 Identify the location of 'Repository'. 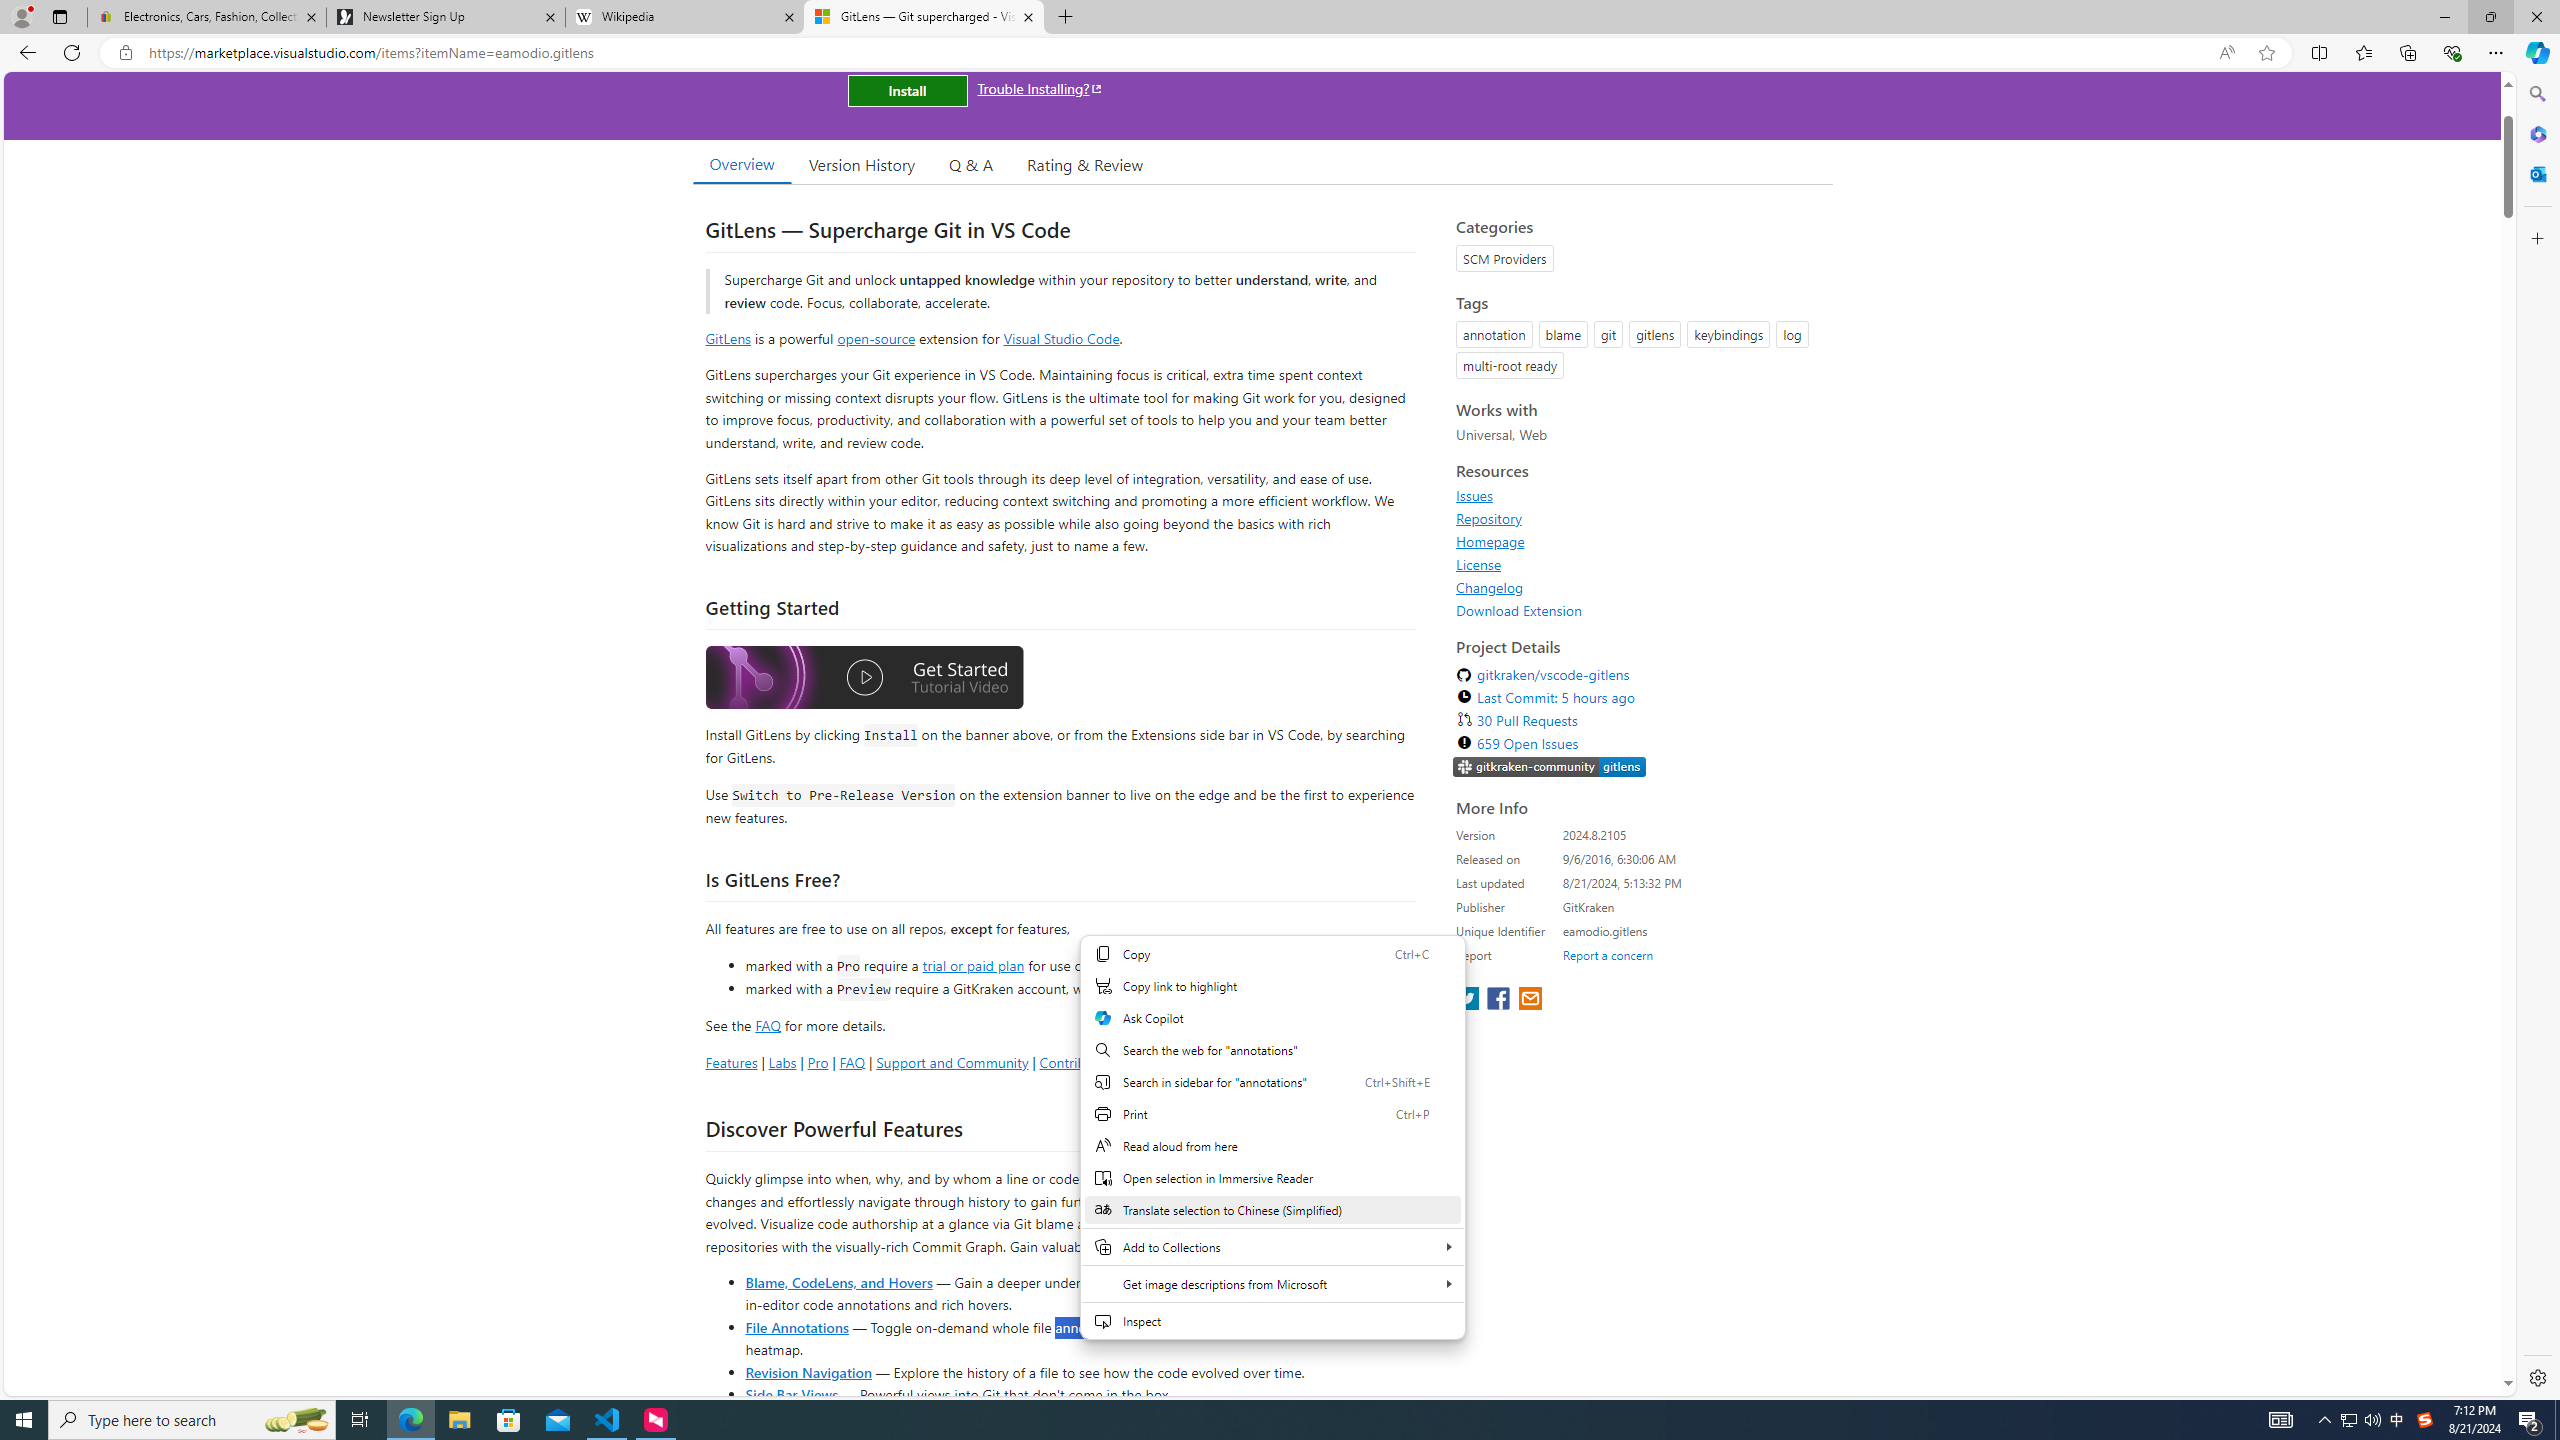
(1638, 517).